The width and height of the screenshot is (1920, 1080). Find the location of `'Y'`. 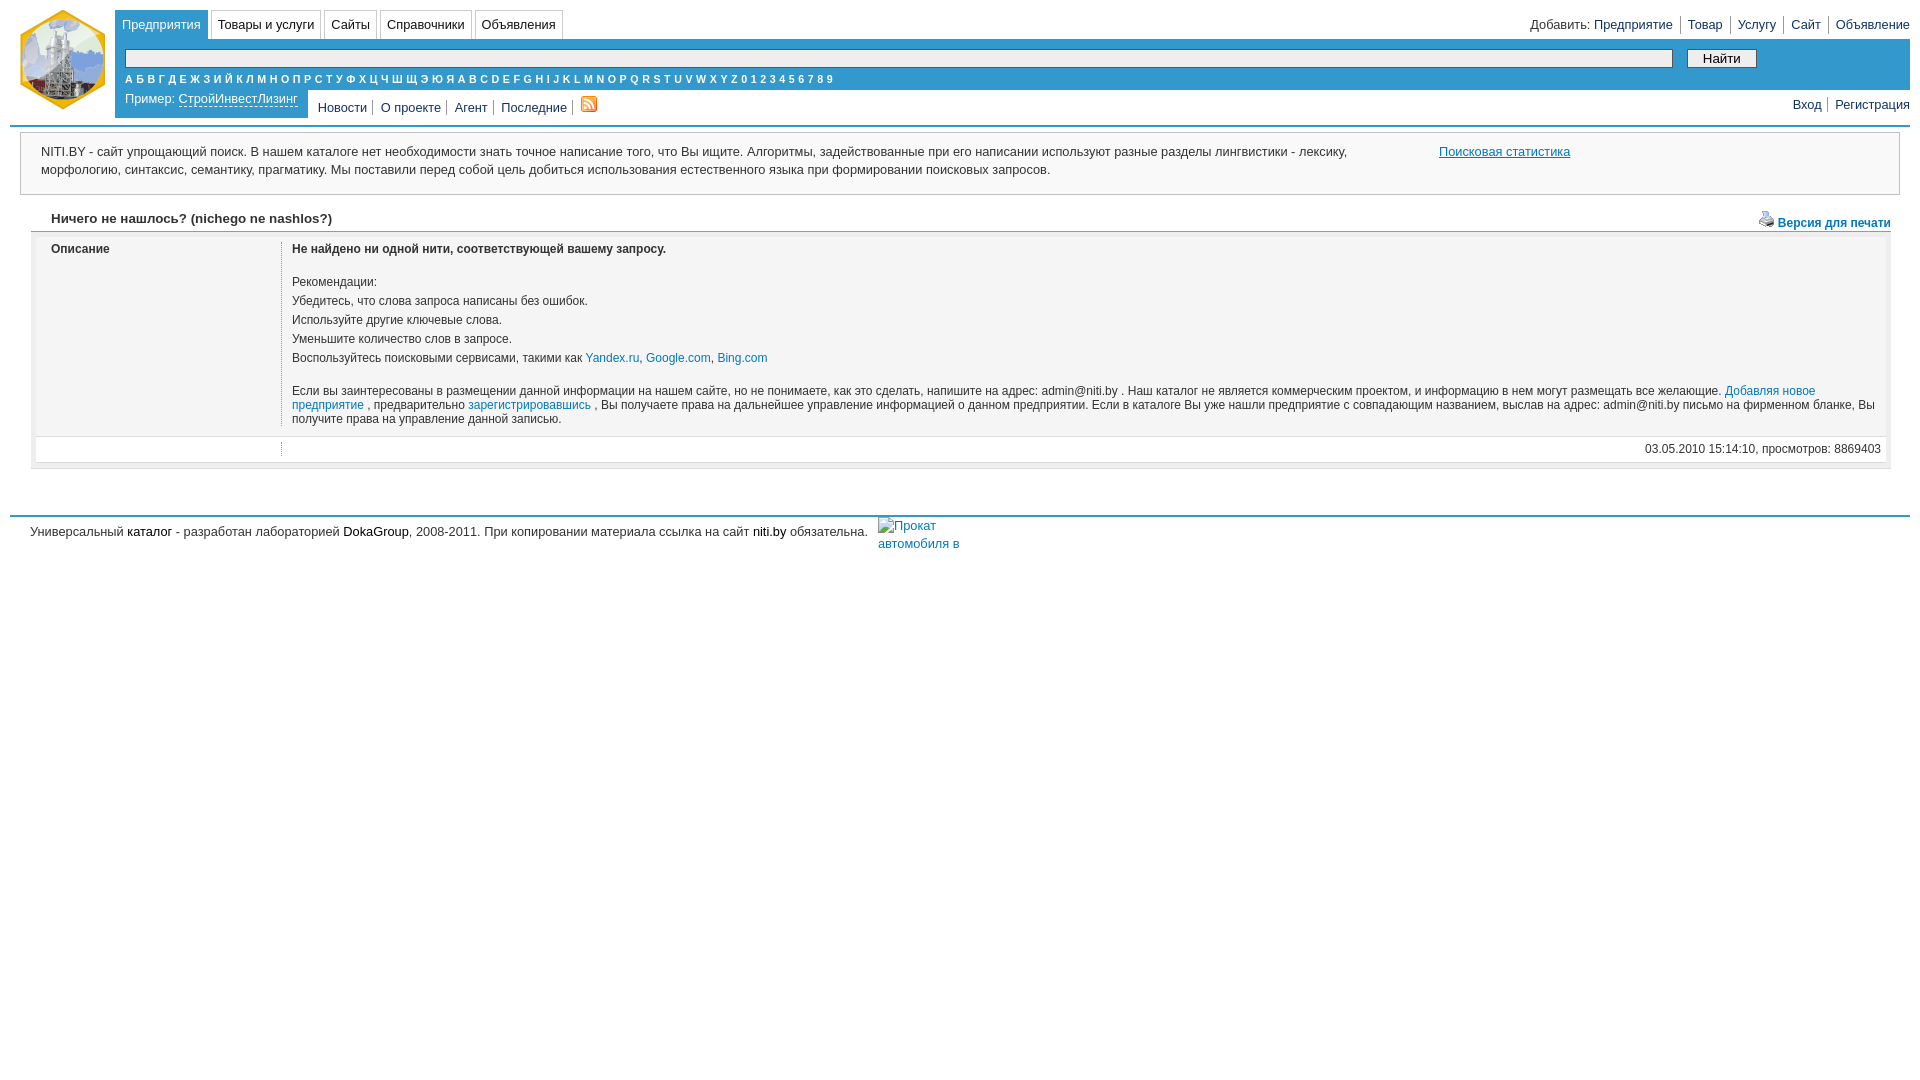

'Y' is located at coordinates (722, 77).